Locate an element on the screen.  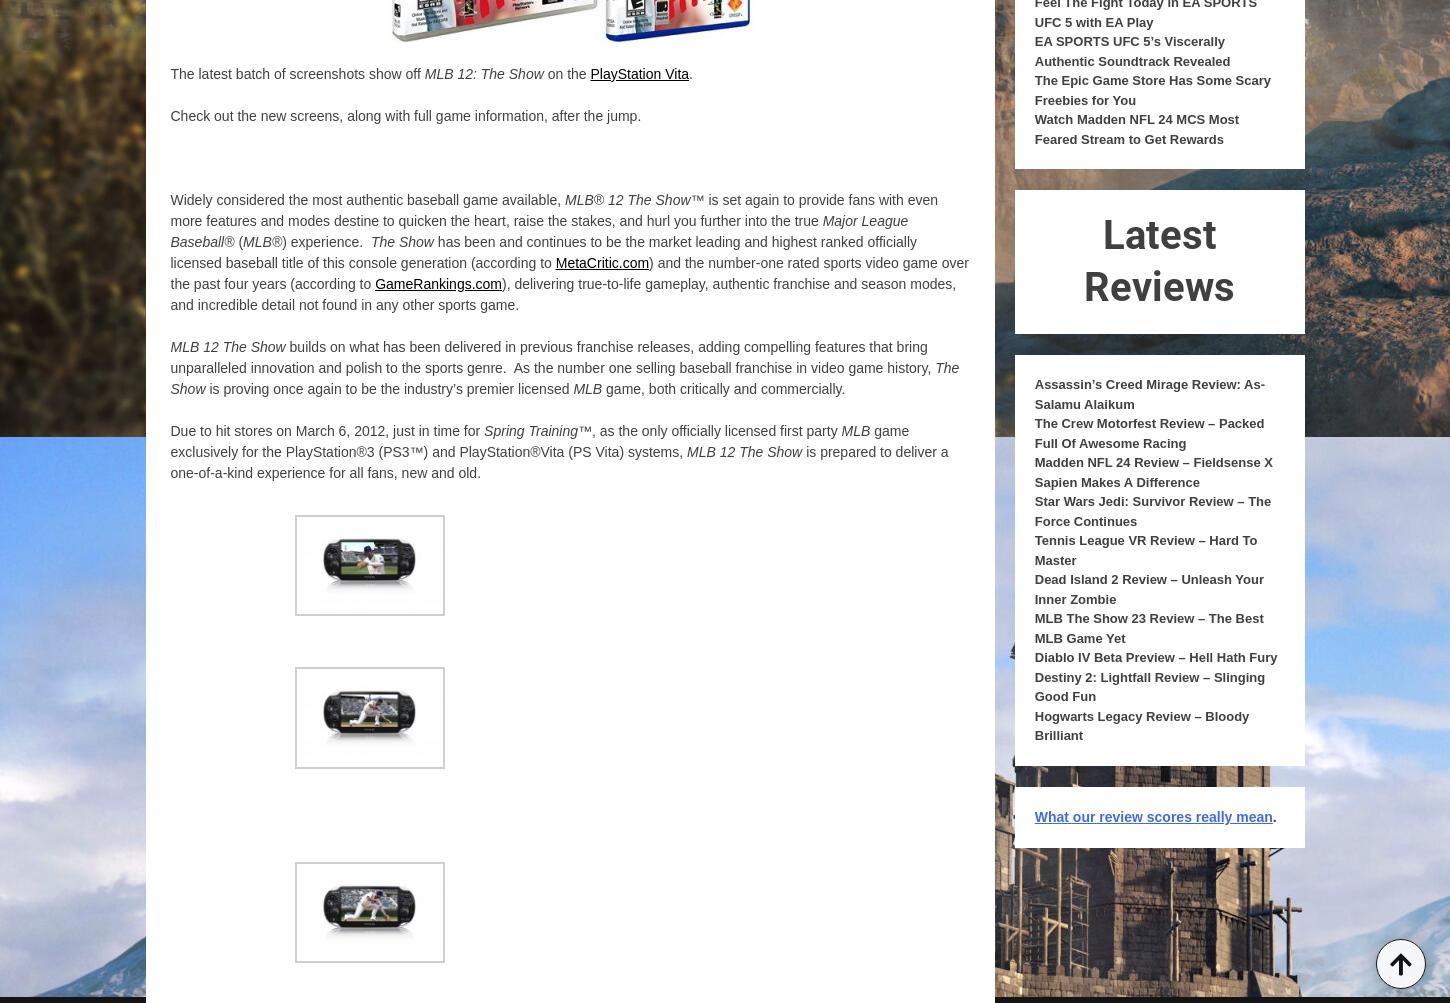
'builds on what has been delivered in previous franchise releases, adding compelling features that bring unparalleled innovation and polish to the sports genre.  As the number one selling baseball franchise in video game history,' is located at coordinates (552, 355).